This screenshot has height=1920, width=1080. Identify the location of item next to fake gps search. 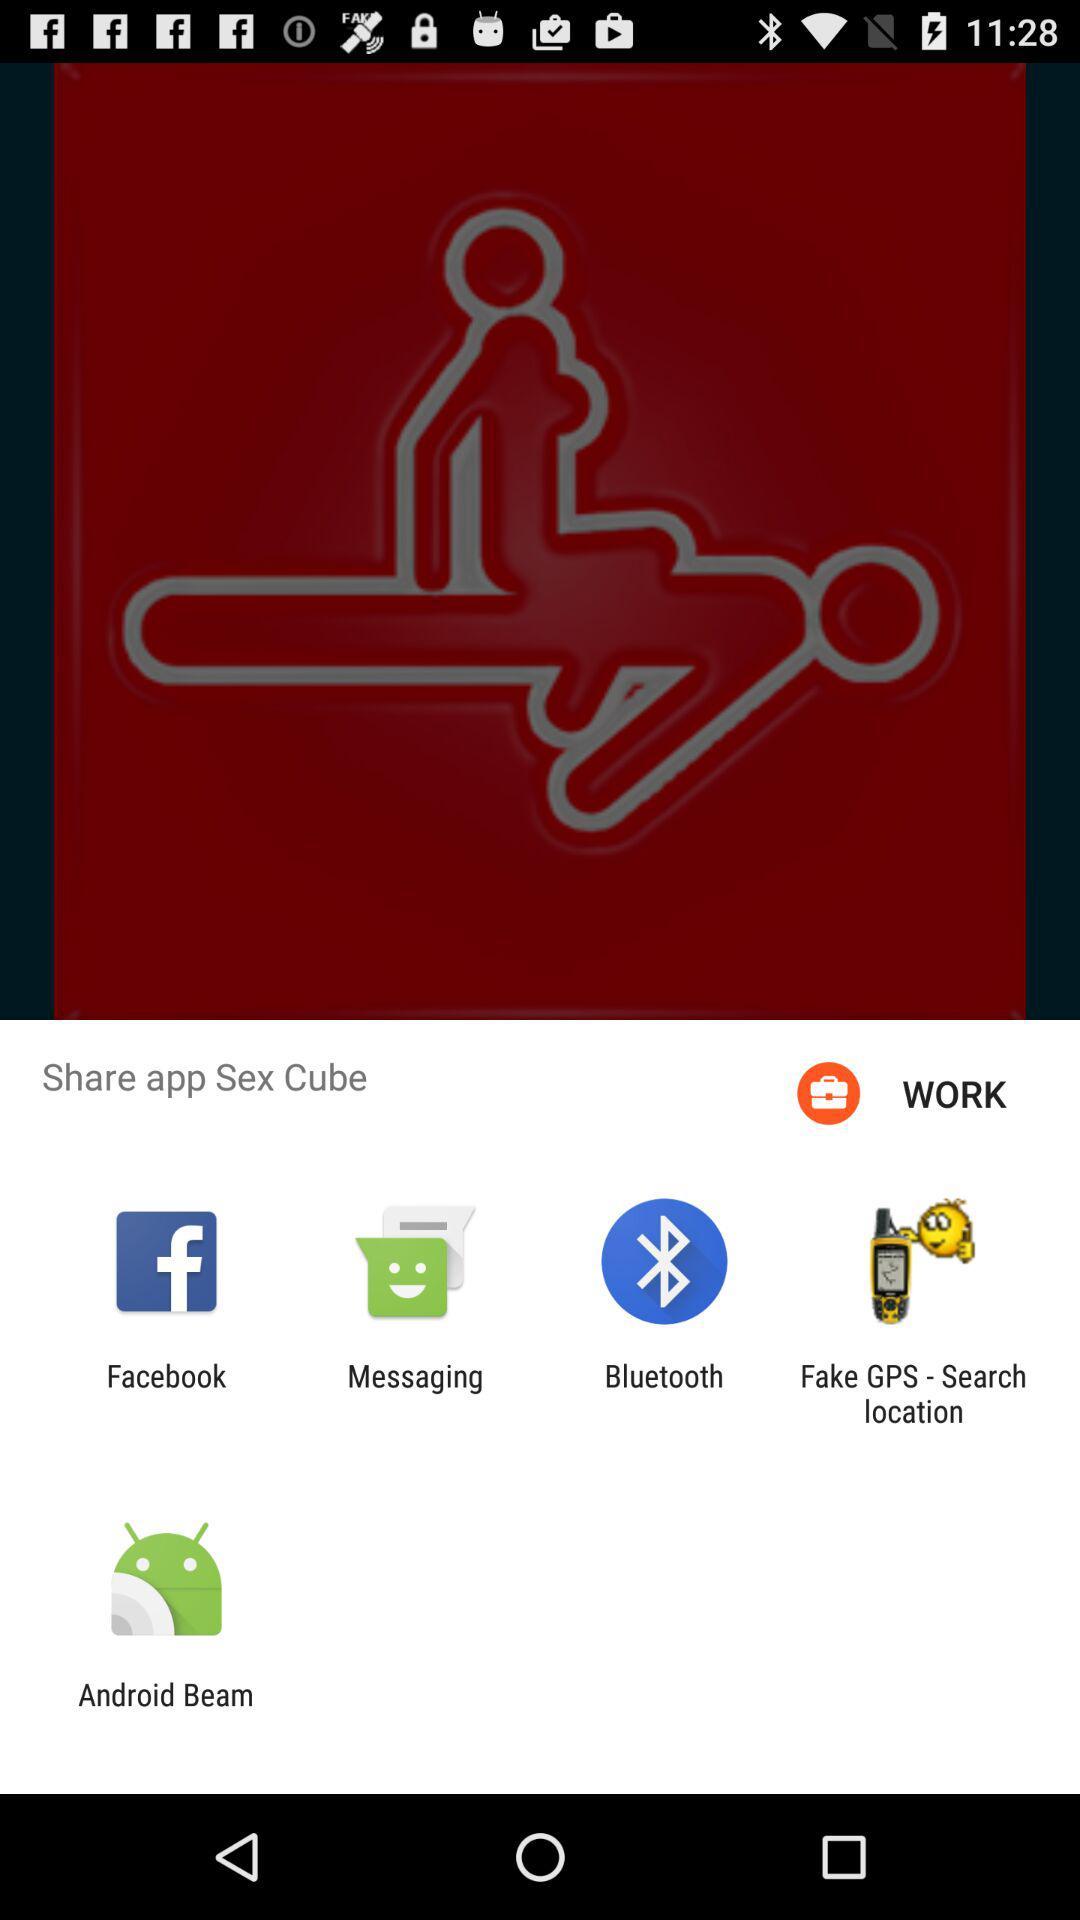
(664, 1392).